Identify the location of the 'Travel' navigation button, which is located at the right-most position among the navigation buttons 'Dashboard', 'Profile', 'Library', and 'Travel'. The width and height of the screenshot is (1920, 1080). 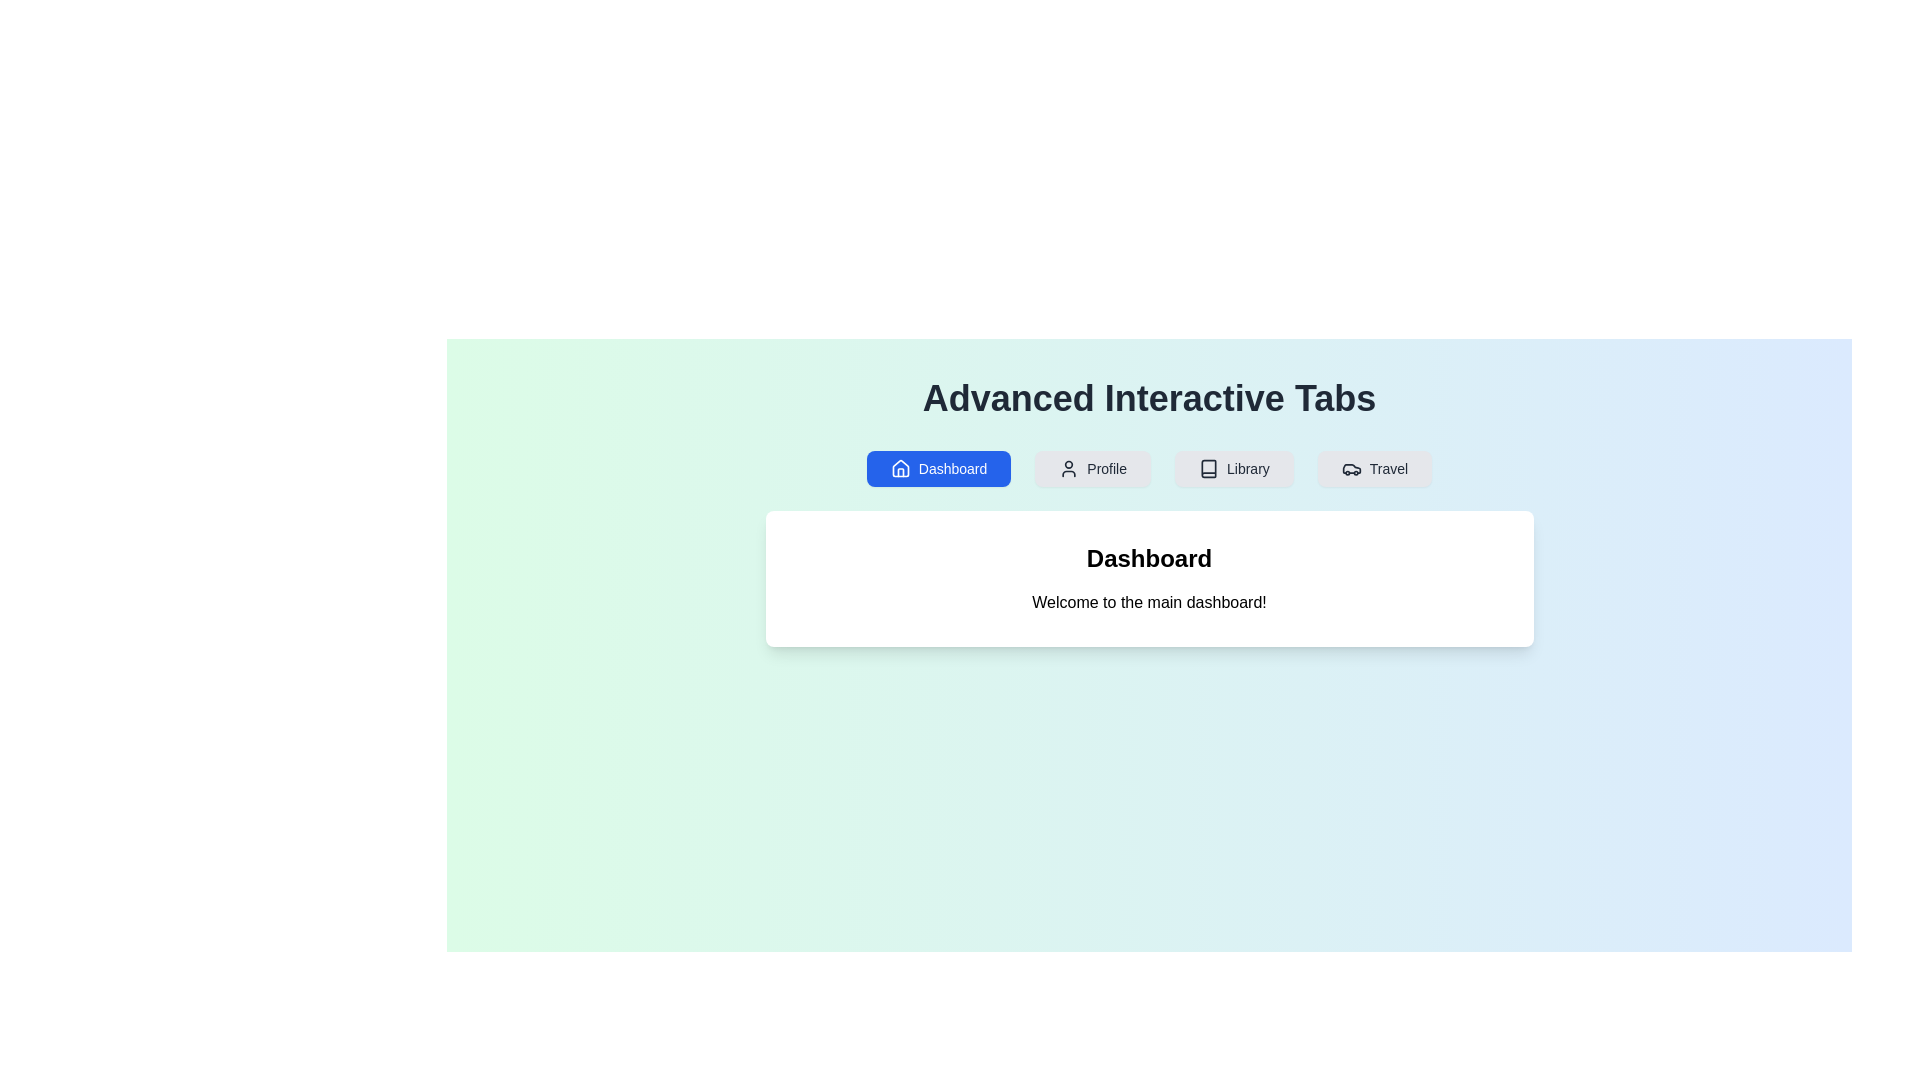
(1373, 469).